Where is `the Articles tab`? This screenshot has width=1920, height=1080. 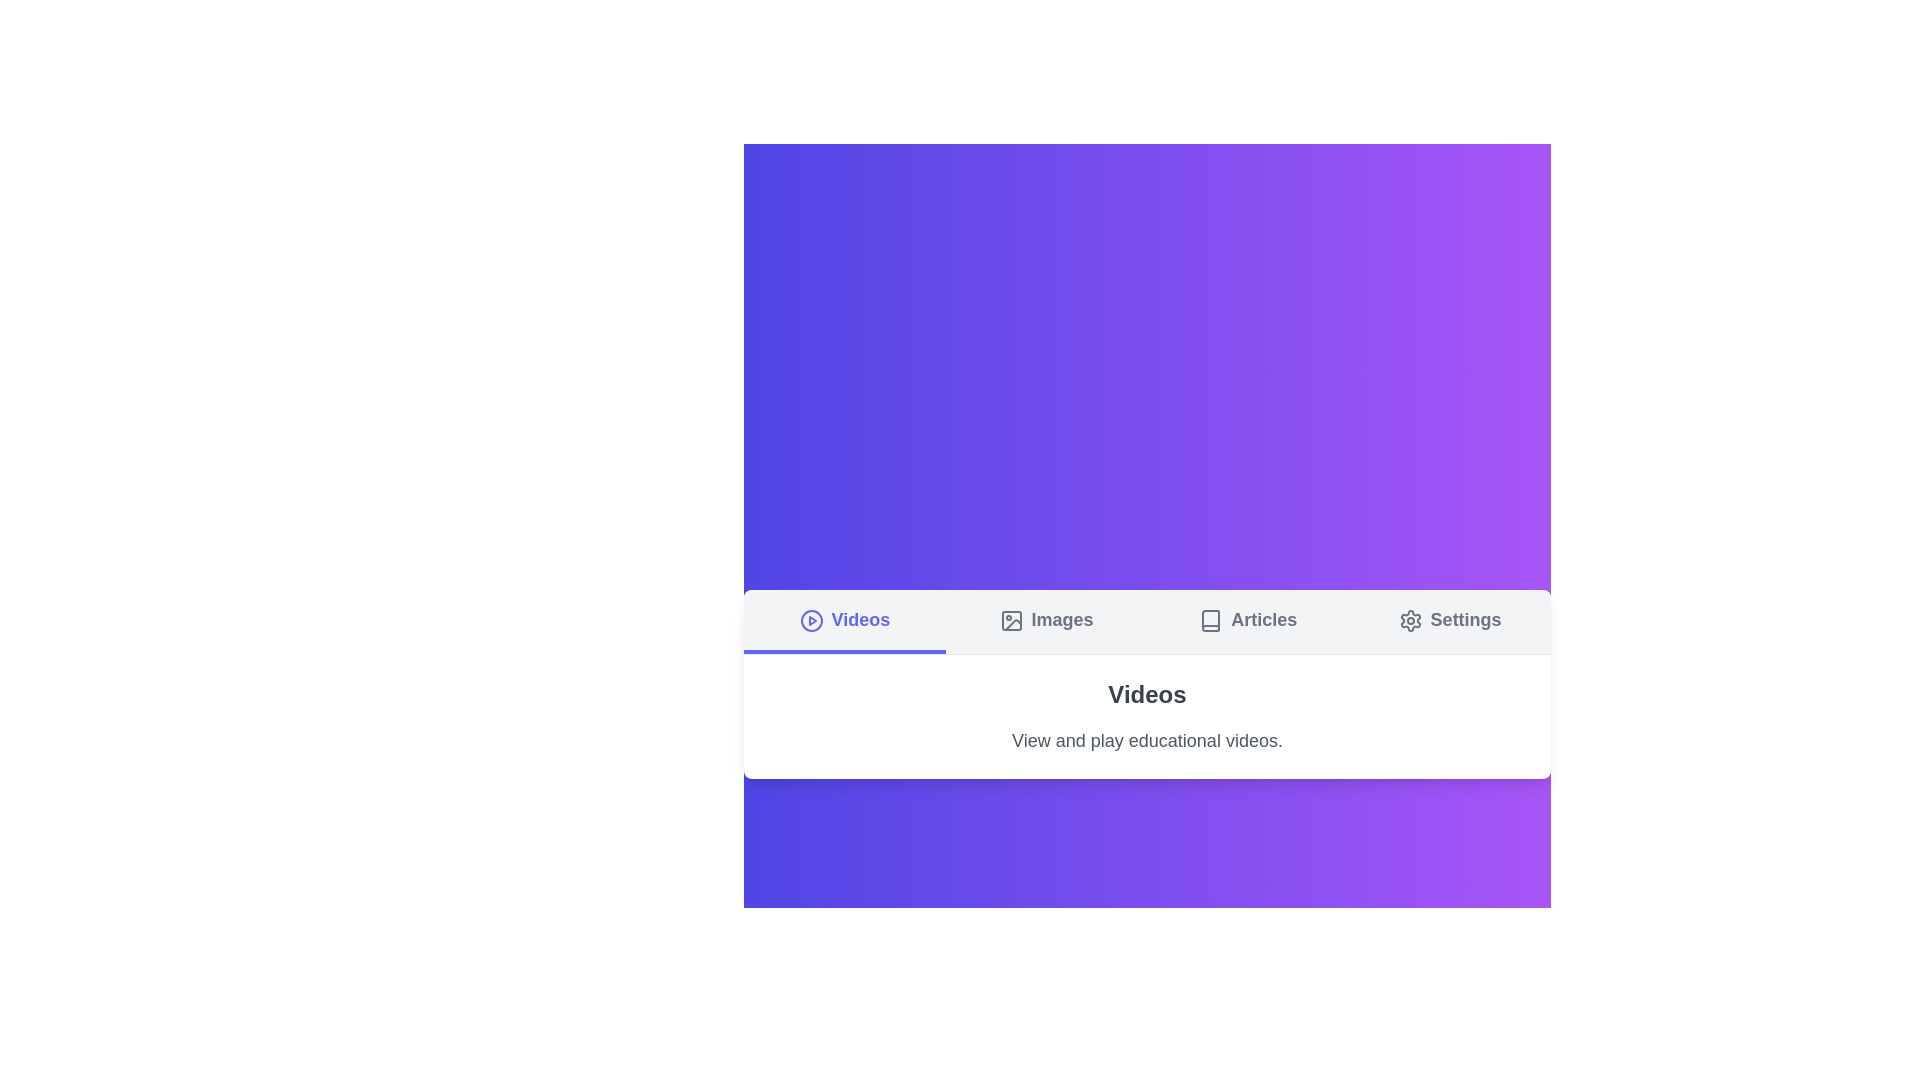
the Articles tab is located at coordinates (1247, 620).